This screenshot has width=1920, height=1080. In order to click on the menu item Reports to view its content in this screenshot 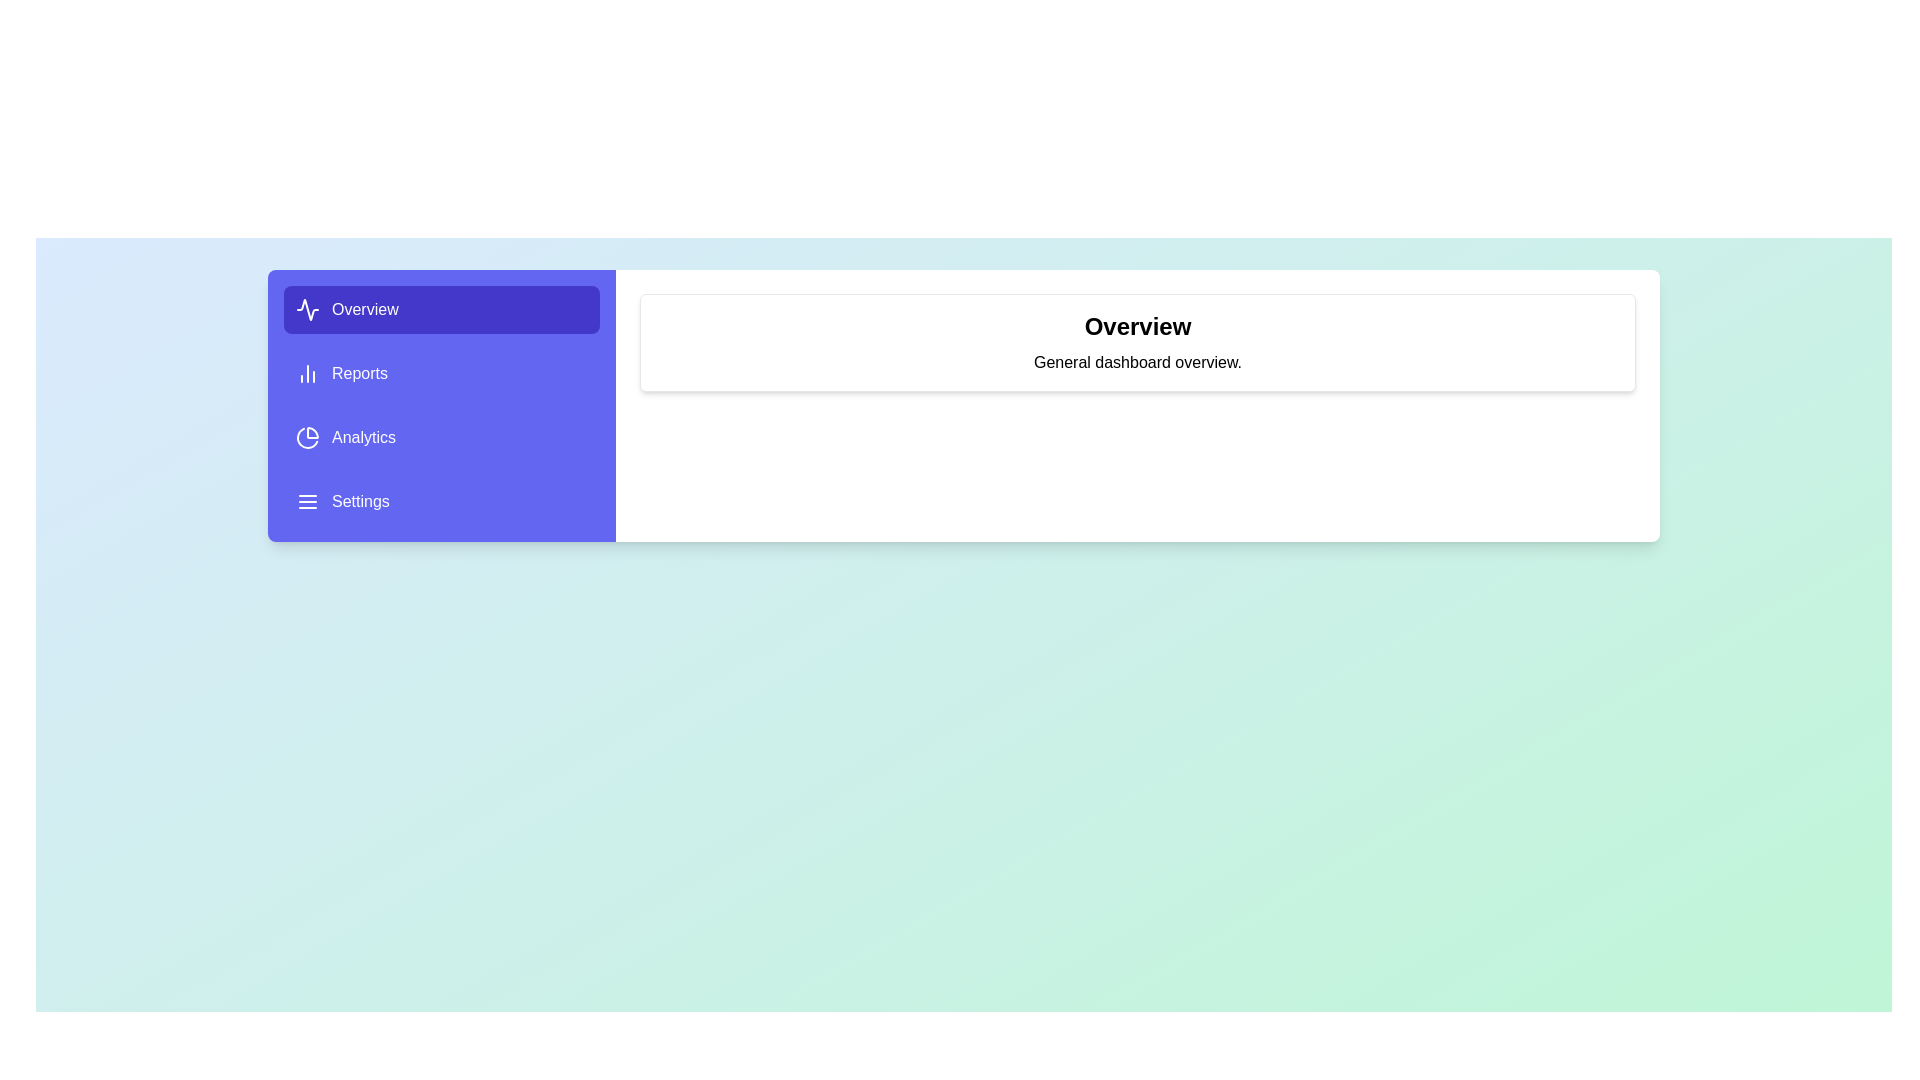, I will do `click(440, 374)`.